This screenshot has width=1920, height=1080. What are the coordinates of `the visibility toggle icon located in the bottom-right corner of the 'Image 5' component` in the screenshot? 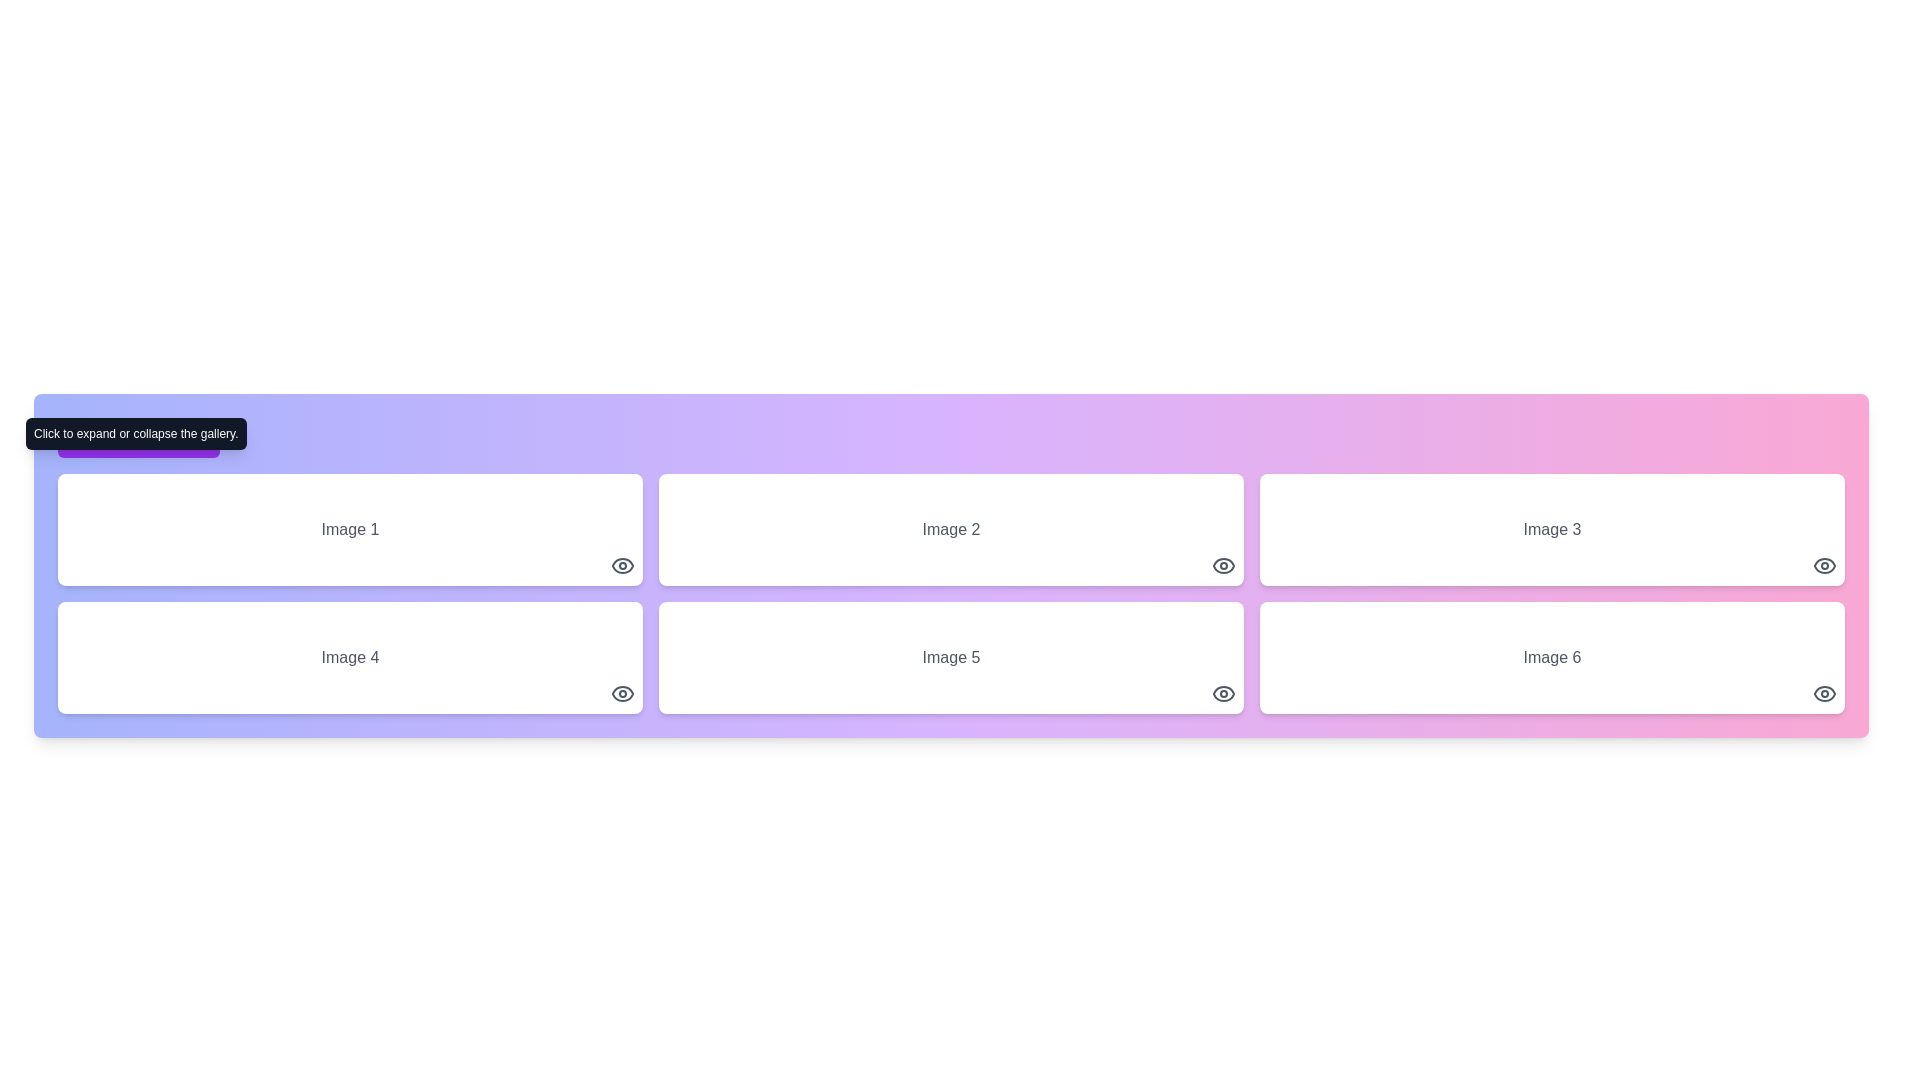 It's located at (1223, 693).